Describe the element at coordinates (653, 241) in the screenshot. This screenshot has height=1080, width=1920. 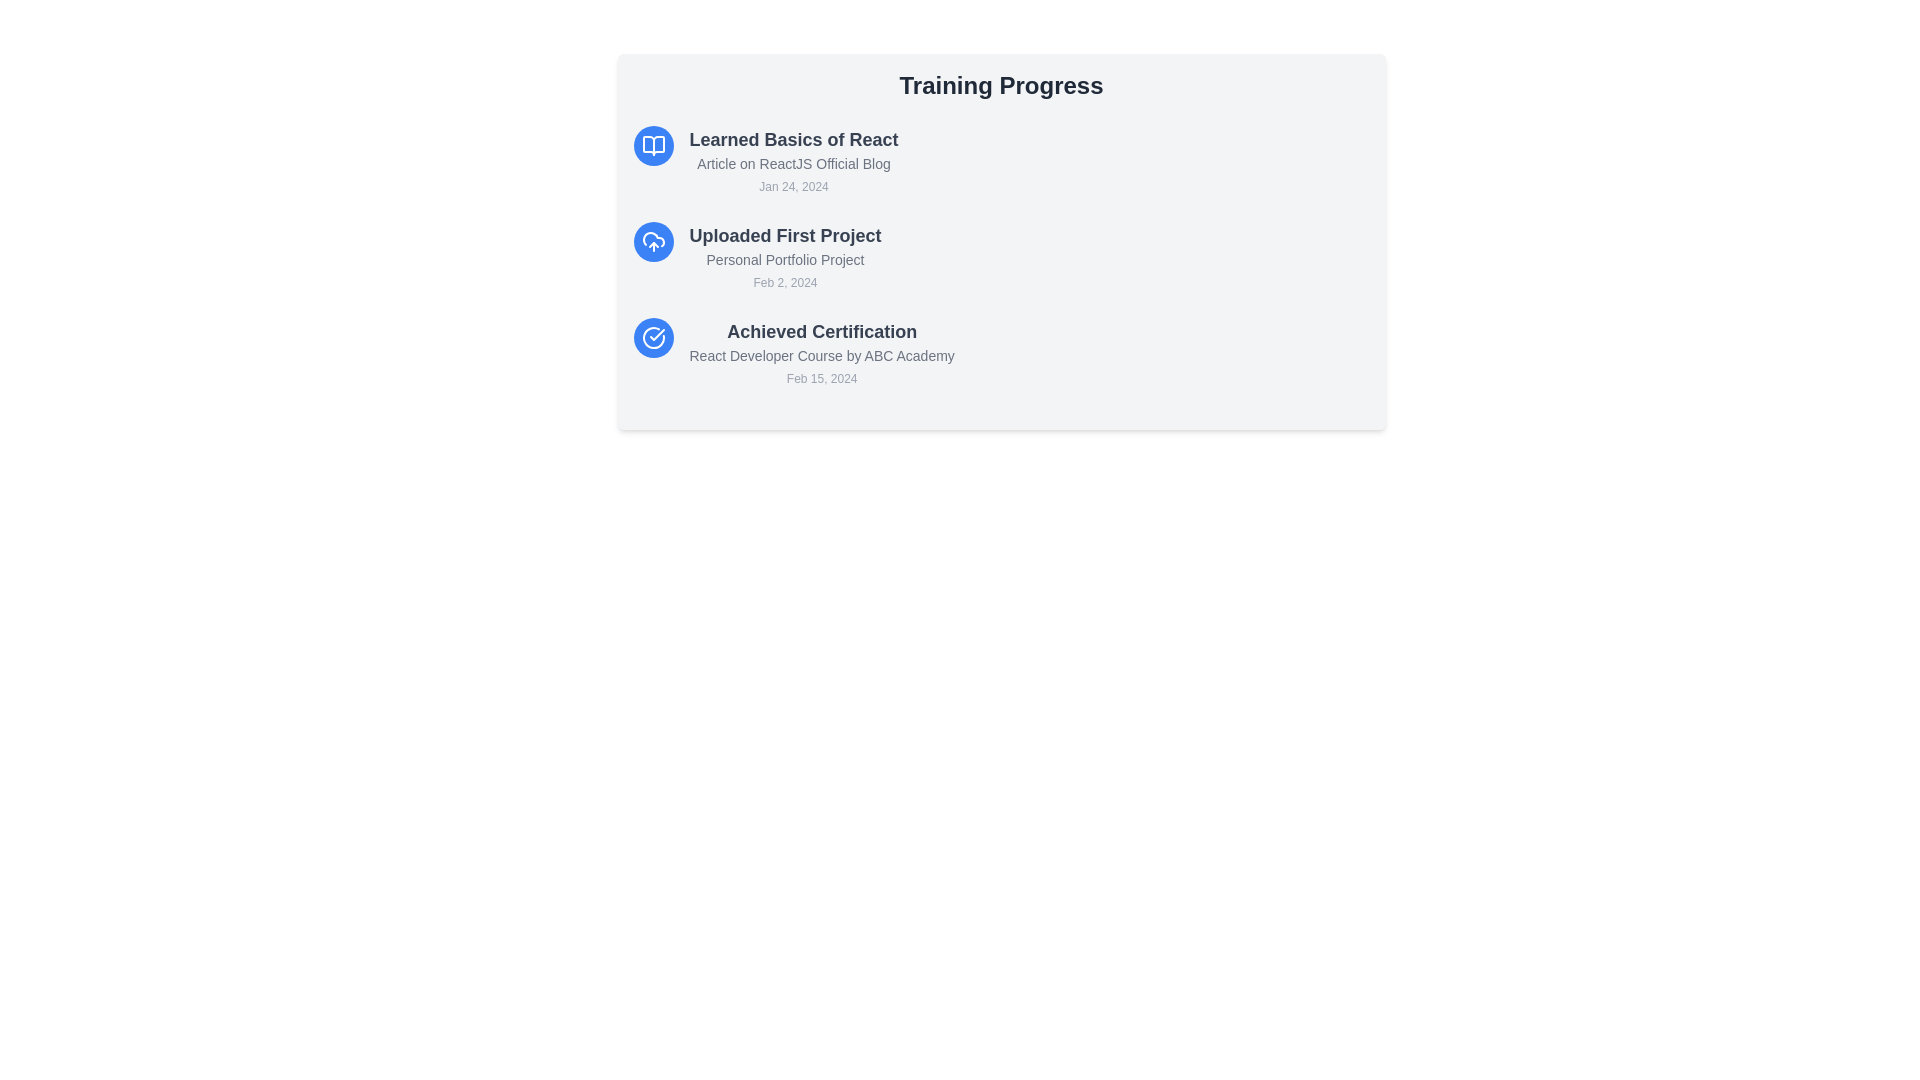
I see `the circular icon with a blue background and white cloud-upload graphic, located to the left of the 'Uploaded First Project' text in the 'Training Progress' section` at that location.